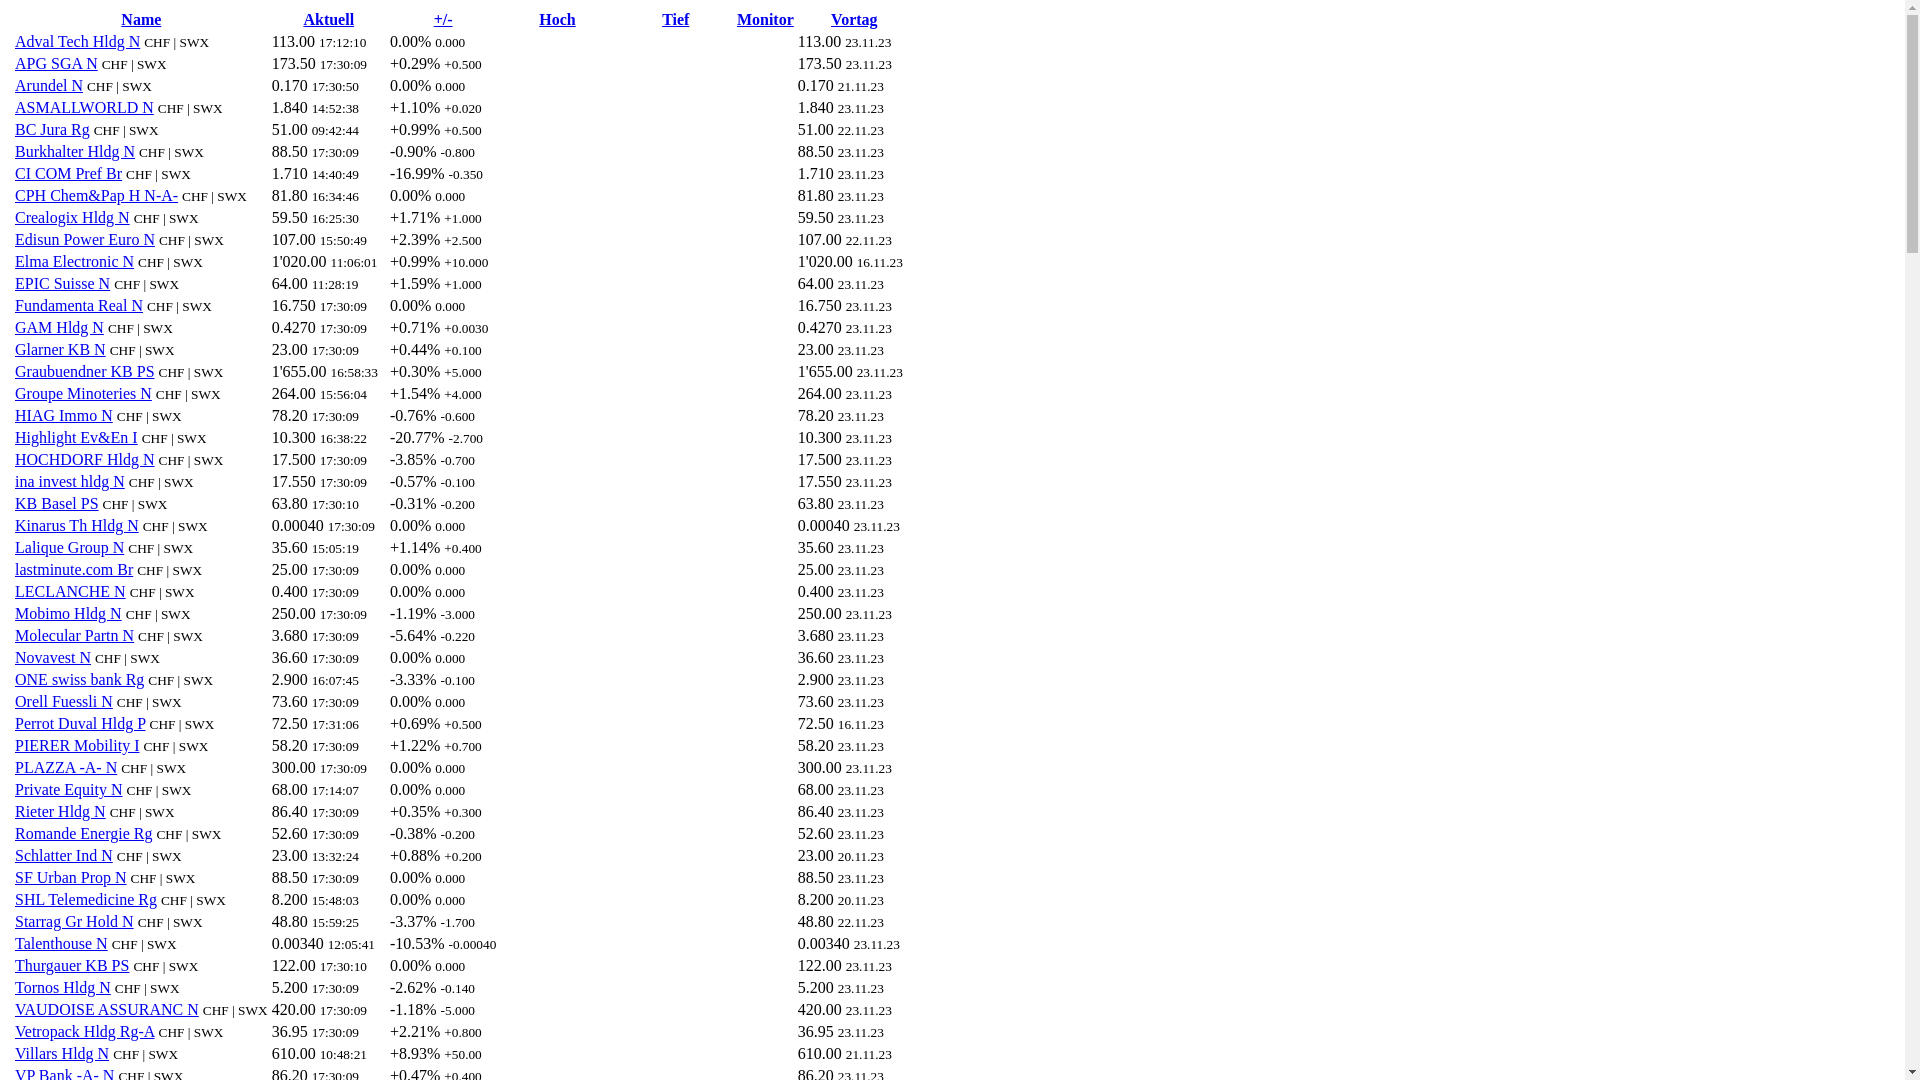 The height and width of the screenshot is (1080, 1920). What do you see at coordinates (74, 921) in the screenshot?
I see `'Starrag Gr Hold N'` at bounding box center [74, 921].